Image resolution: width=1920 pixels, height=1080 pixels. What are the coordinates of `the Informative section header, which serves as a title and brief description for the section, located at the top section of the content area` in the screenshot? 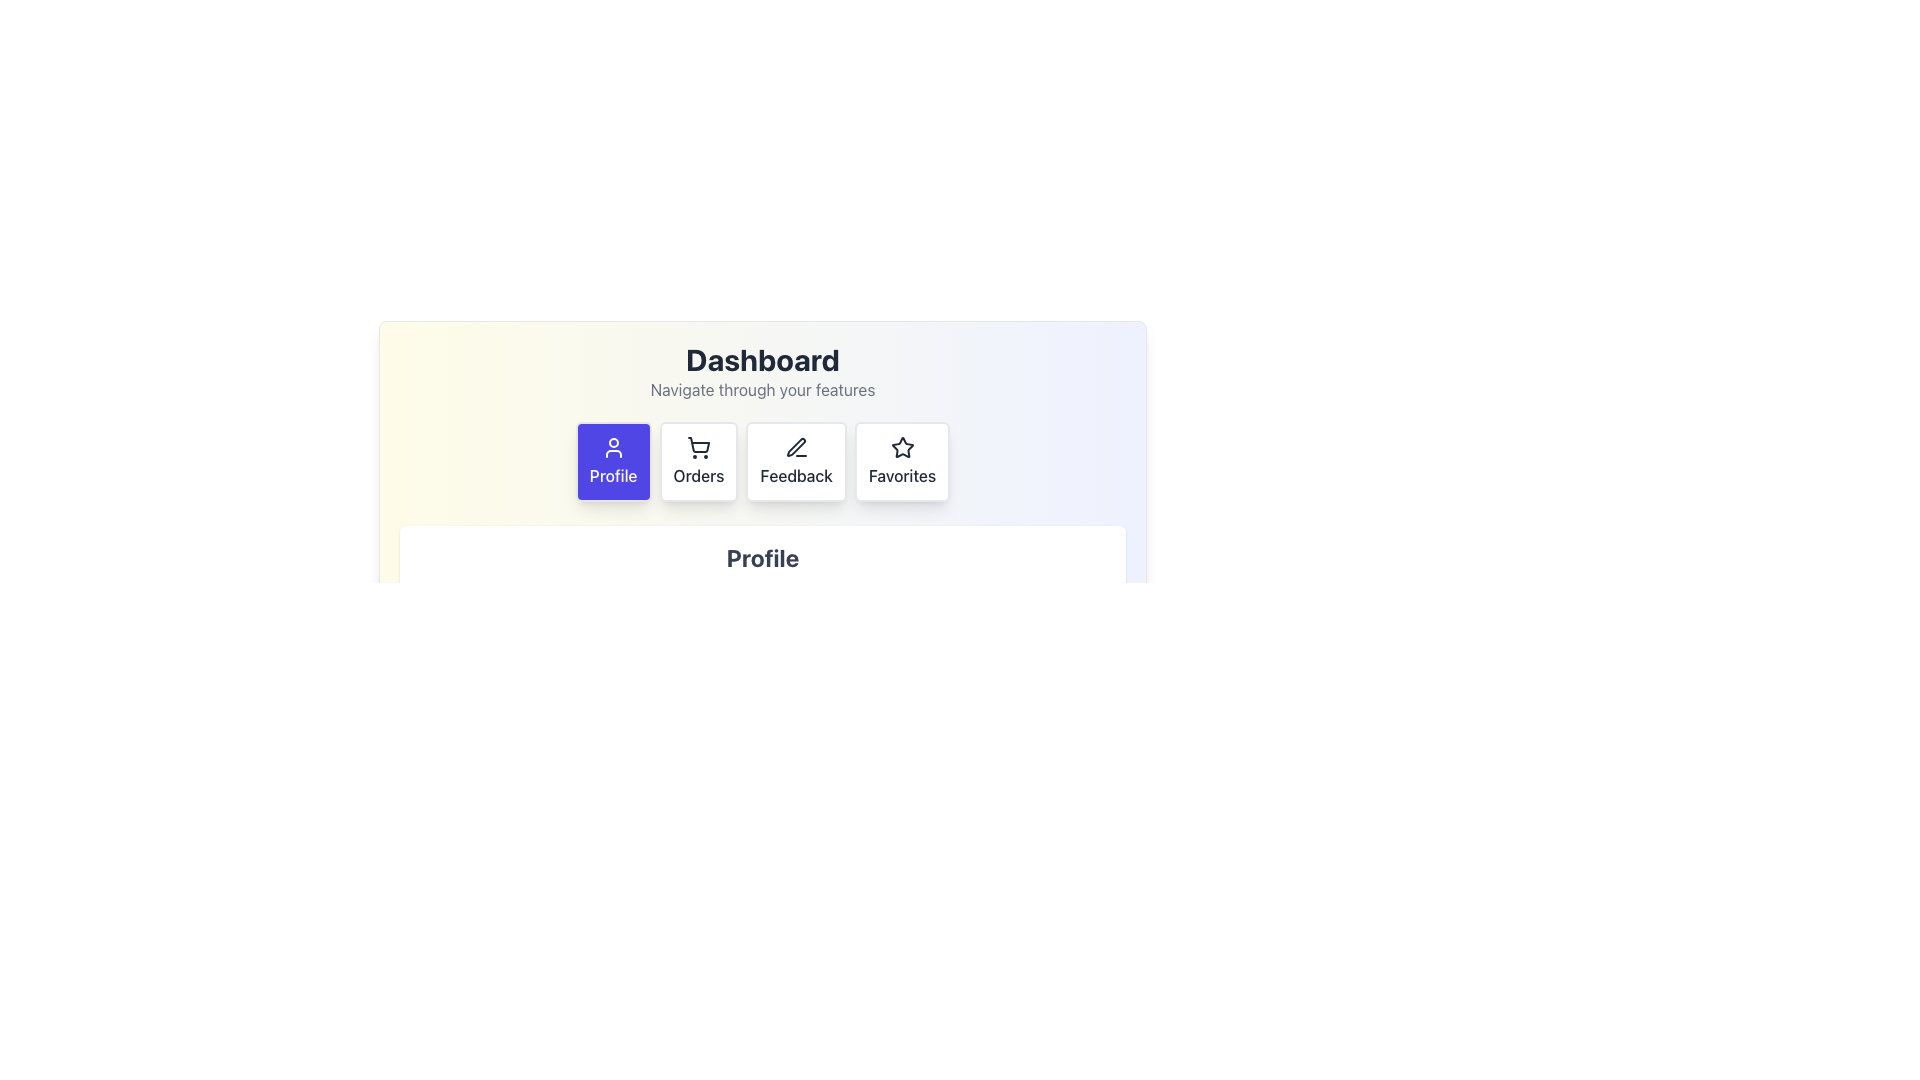 It's located at (762, 371).